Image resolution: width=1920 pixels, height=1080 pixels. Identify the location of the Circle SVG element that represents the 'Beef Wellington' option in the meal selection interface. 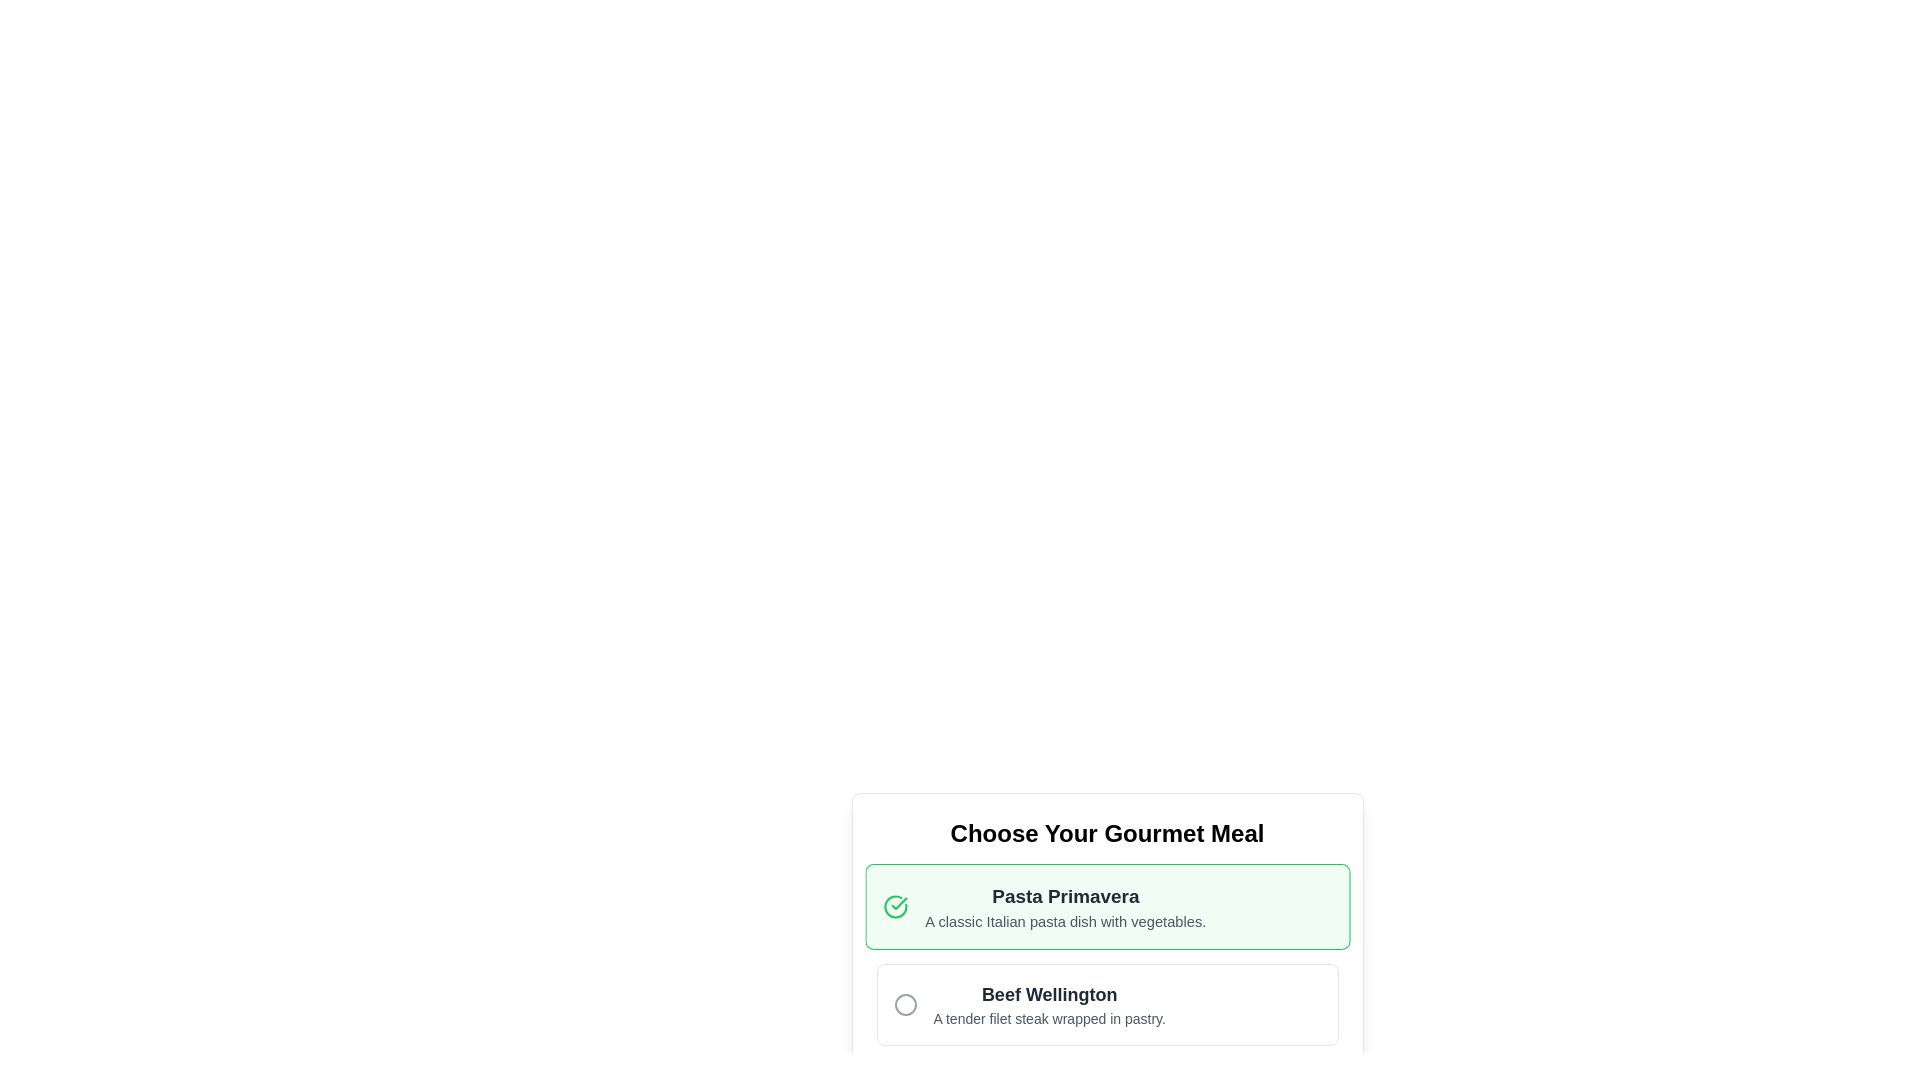
(904, 1005).